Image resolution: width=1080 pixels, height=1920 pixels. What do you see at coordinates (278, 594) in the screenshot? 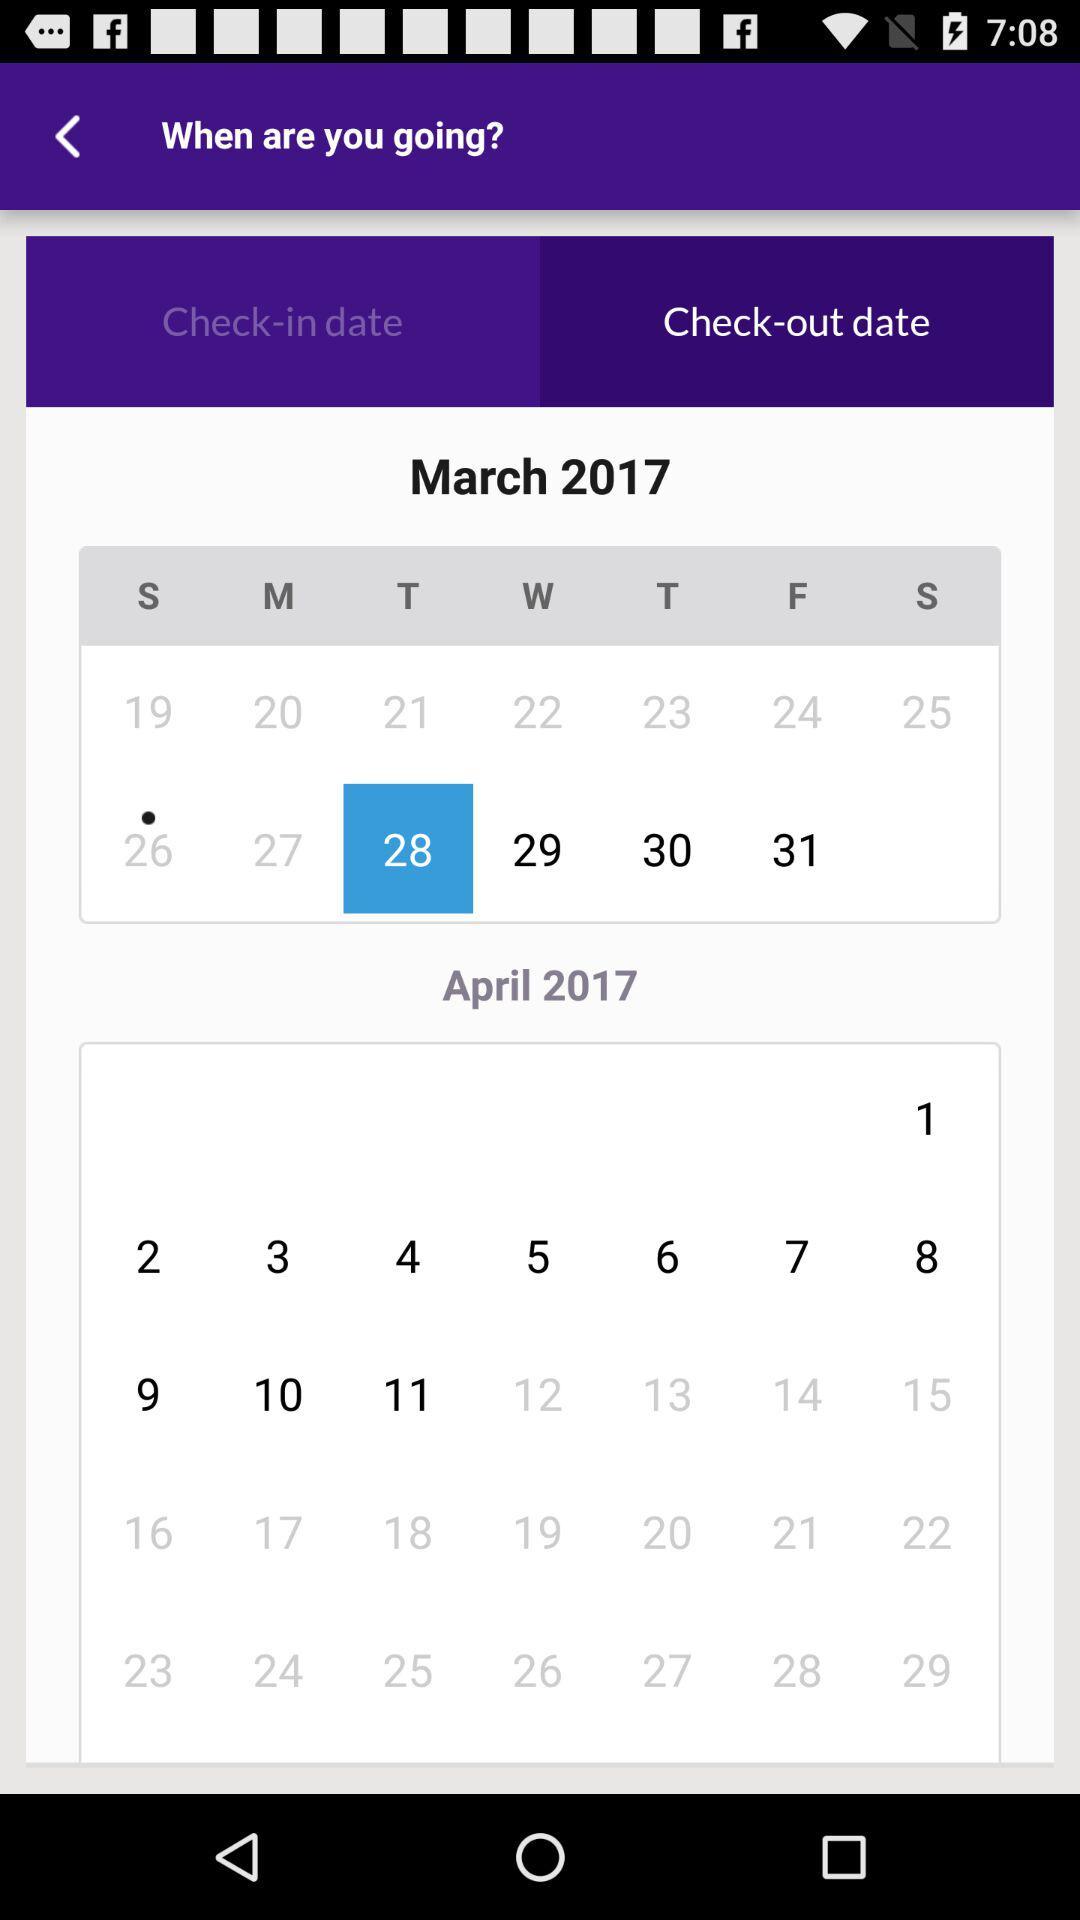
I see `item below march 2017` at bounding box center [278, 594].